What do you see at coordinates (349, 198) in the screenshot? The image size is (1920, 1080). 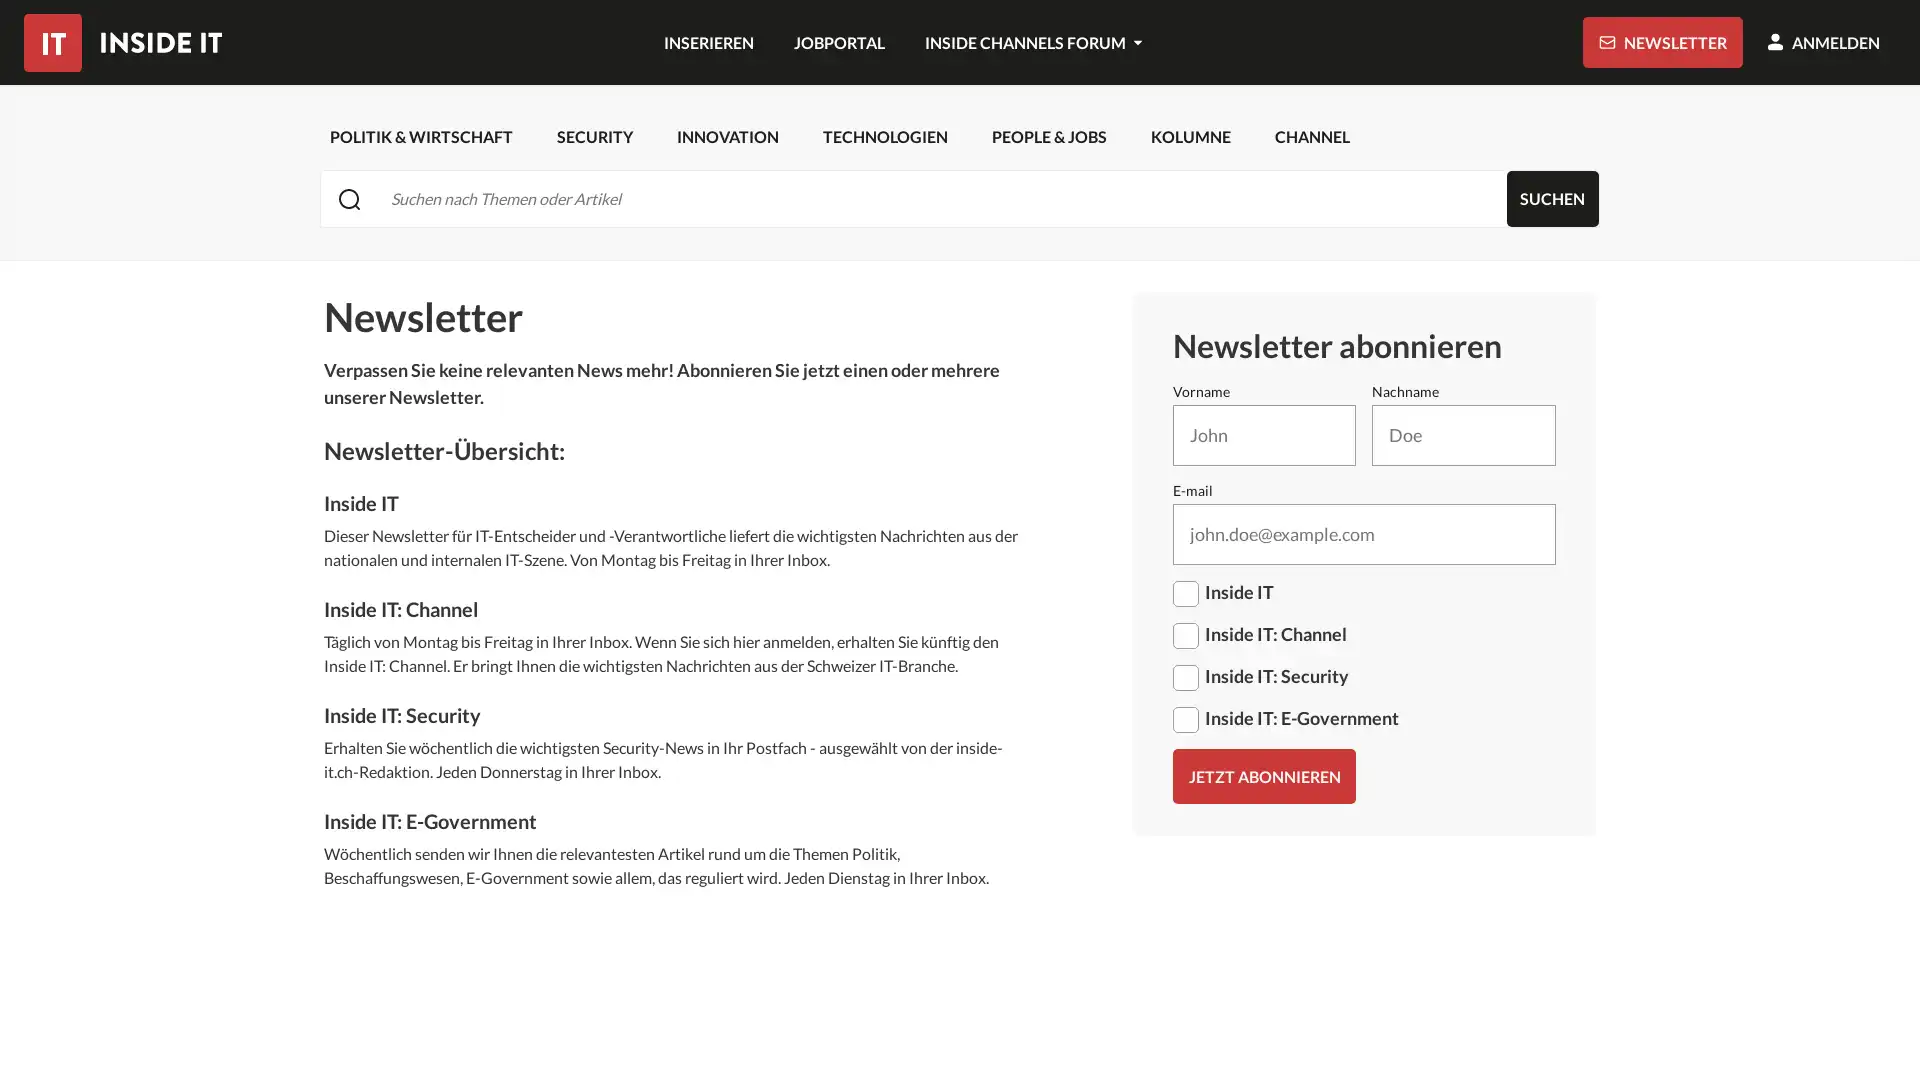 I see `search icon` at bounding box center [349, 198].